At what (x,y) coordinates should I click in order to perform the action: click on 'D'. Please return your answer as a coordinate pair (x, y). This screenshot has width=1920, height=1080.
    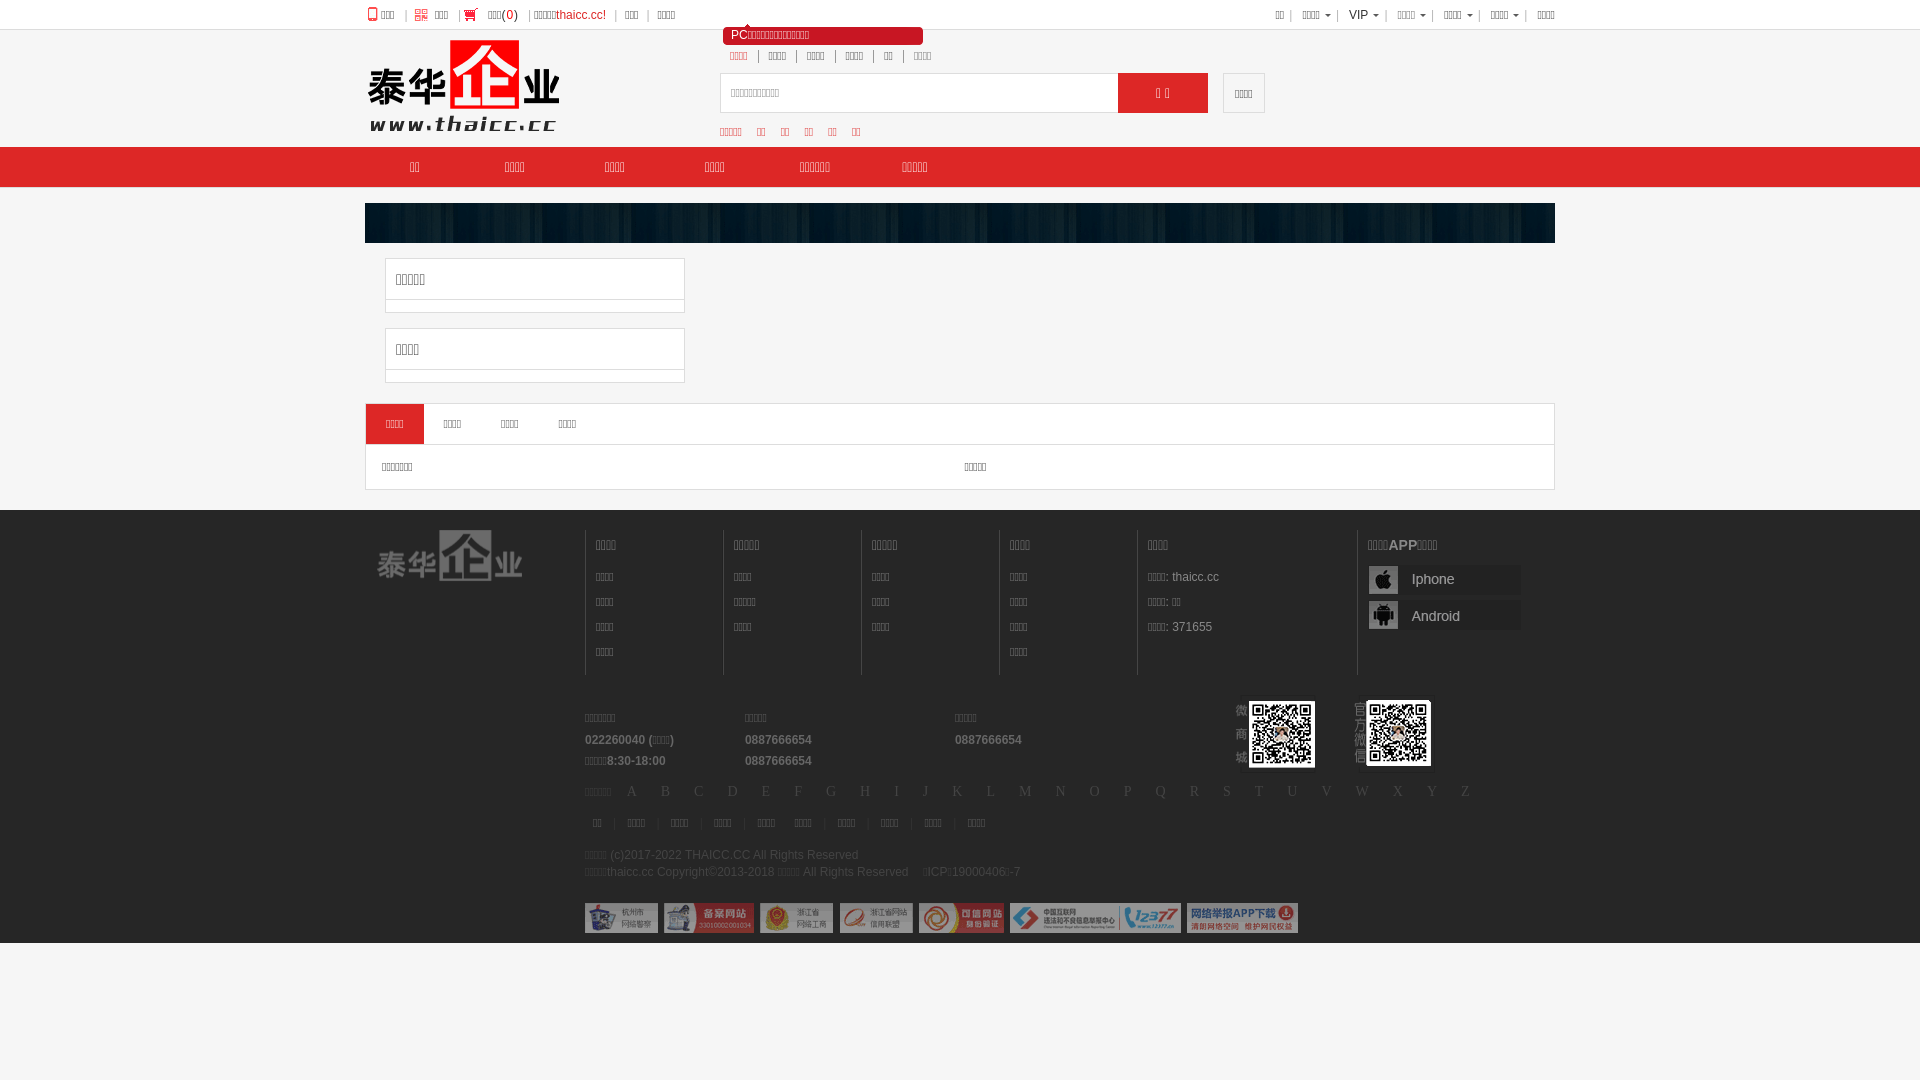
    Looking at the image, I should click on (730, 790).